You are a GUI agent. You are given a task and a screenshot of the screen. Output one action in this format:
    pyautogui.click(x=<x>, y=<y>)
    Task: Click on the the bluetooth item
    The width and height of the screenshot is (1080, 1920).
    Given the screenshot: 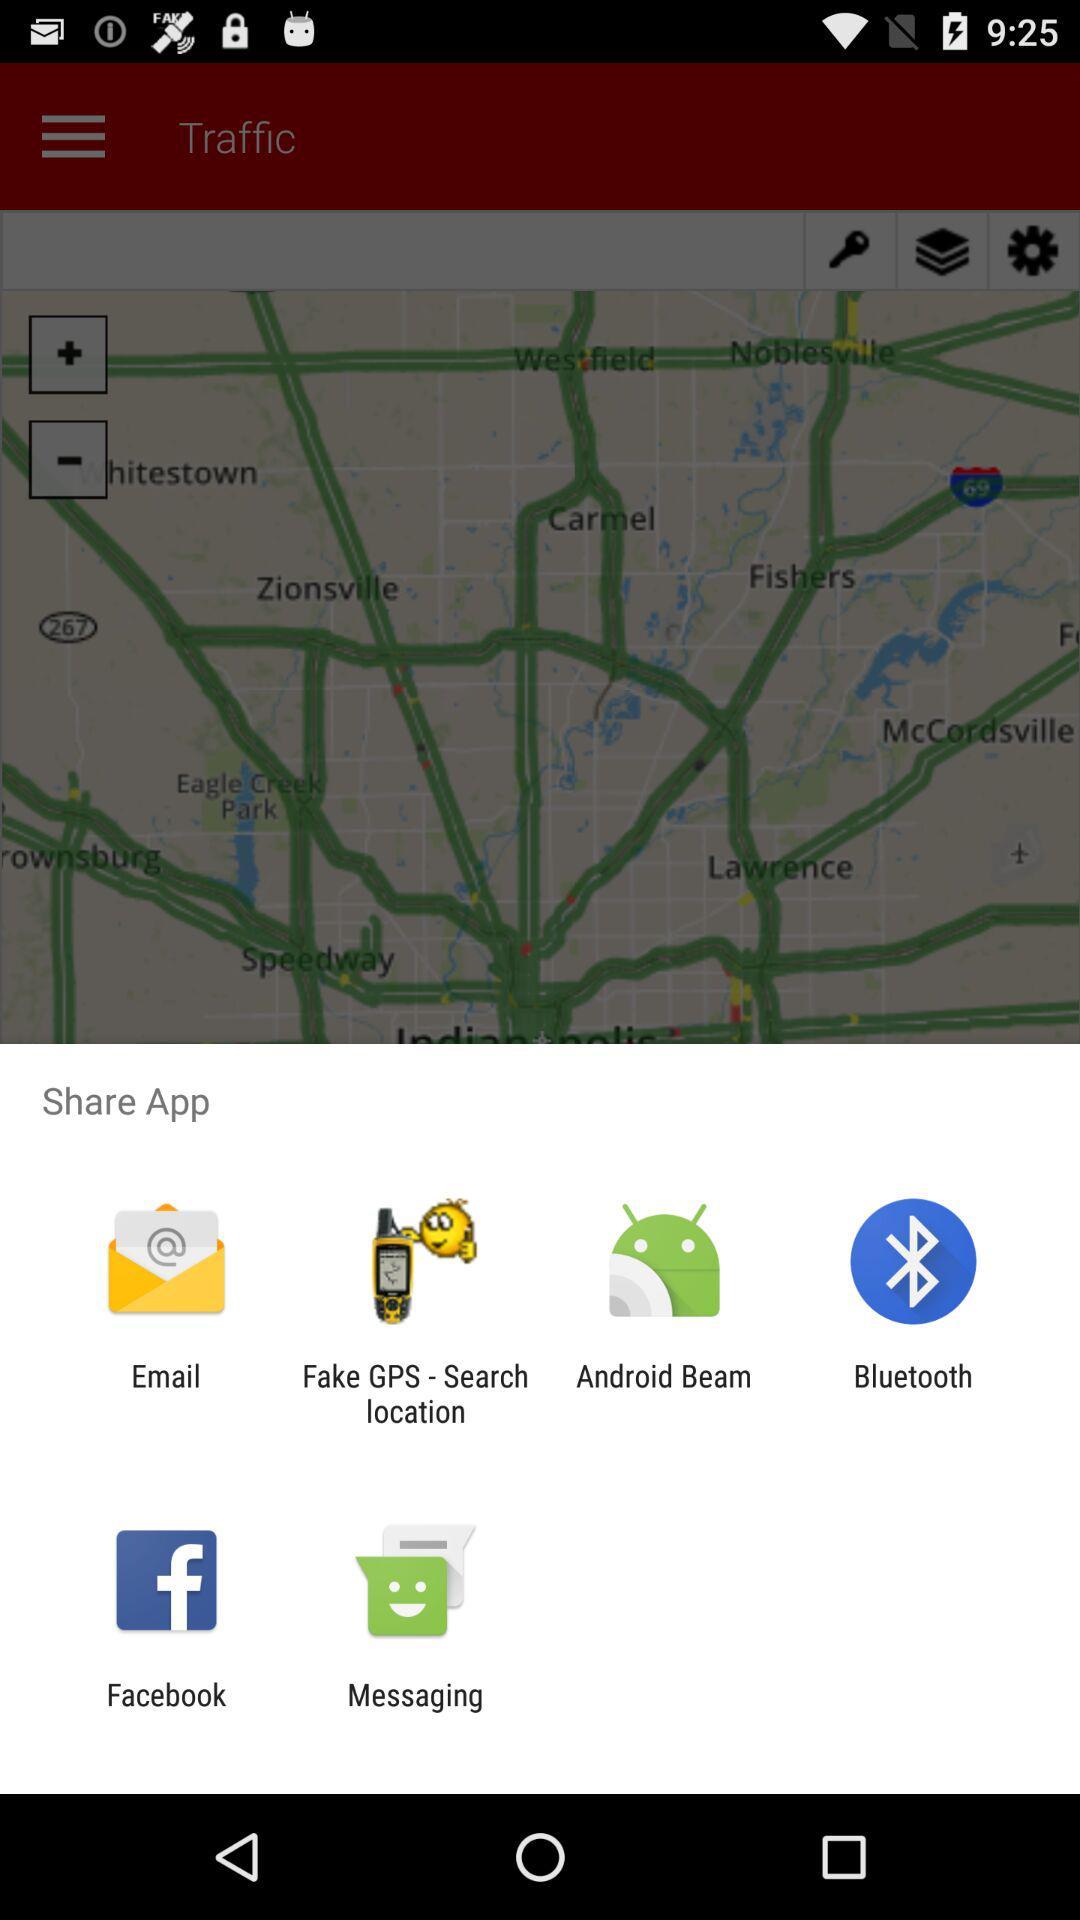 What is the action you would take?
    pyautogui.click(x=913, y=1392)
    